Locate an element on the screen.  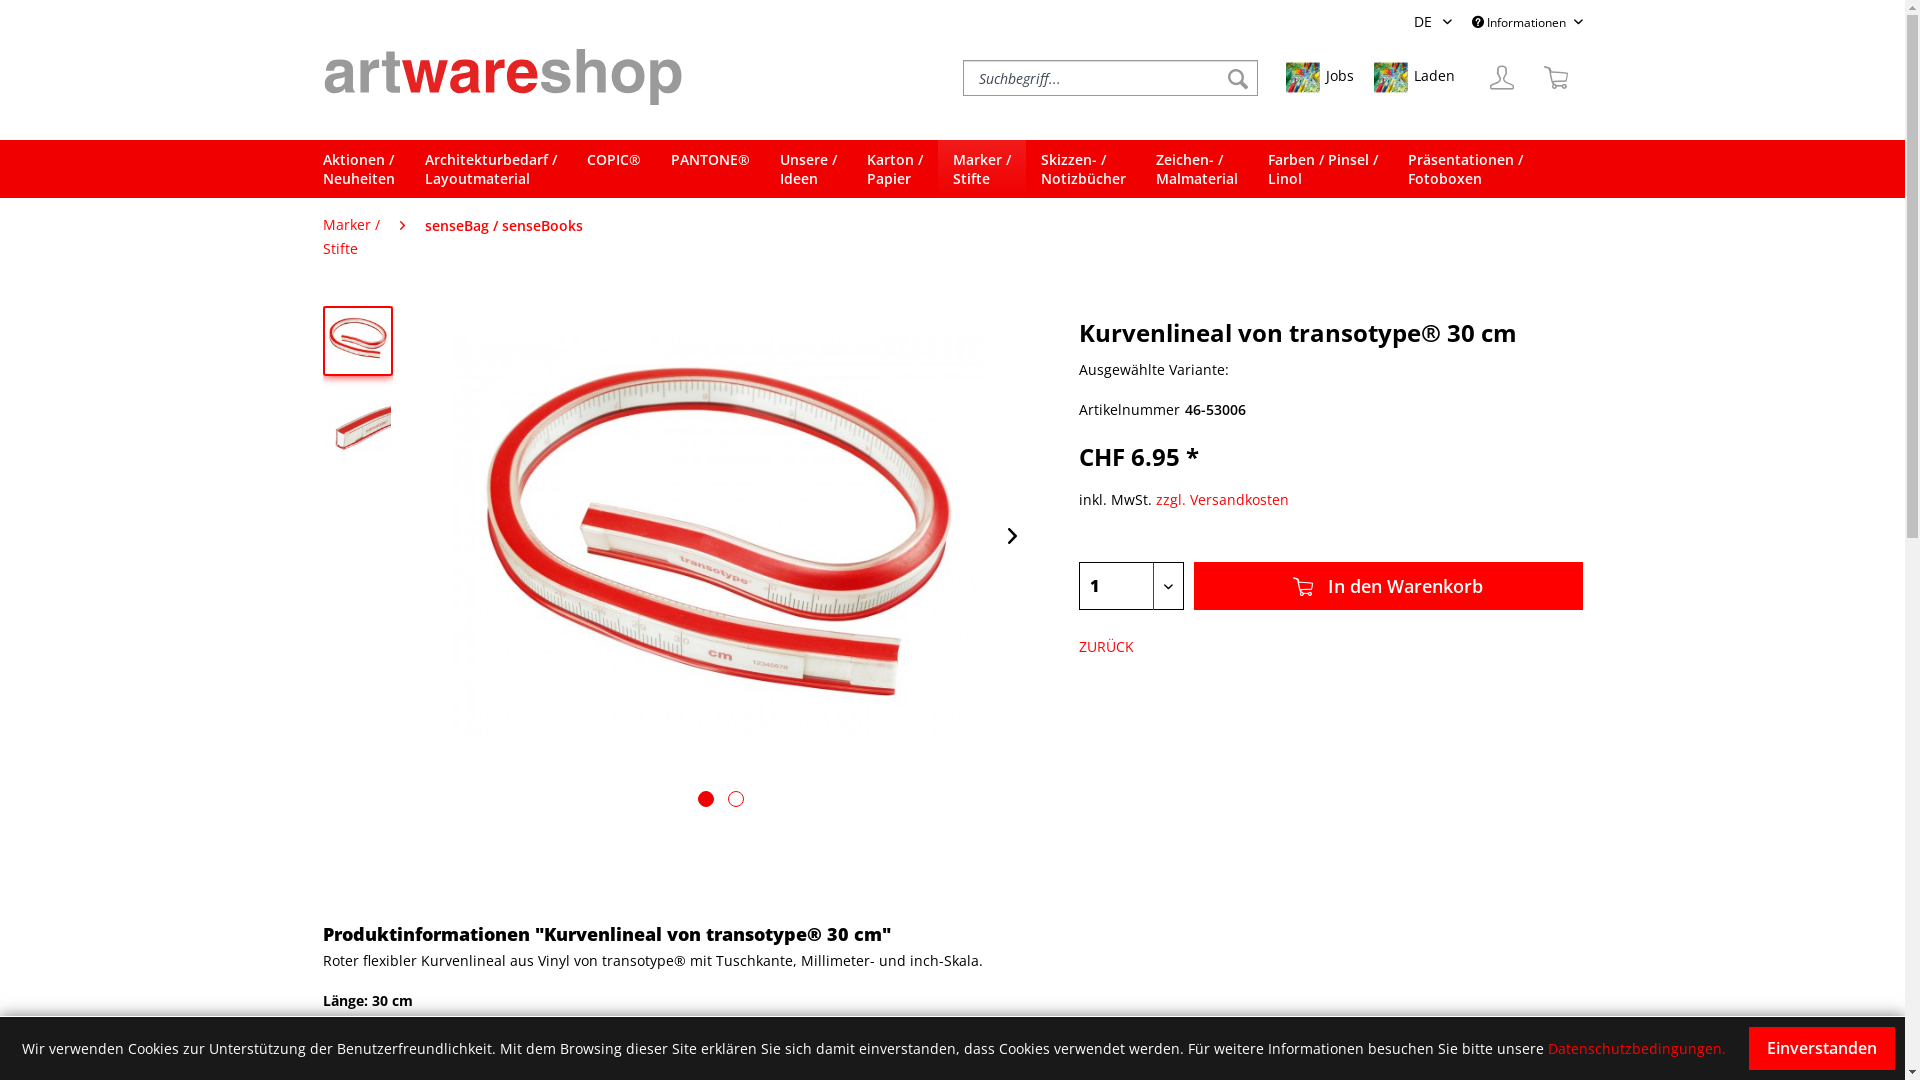
'Jobs' is located at coordinates (1320, 76).